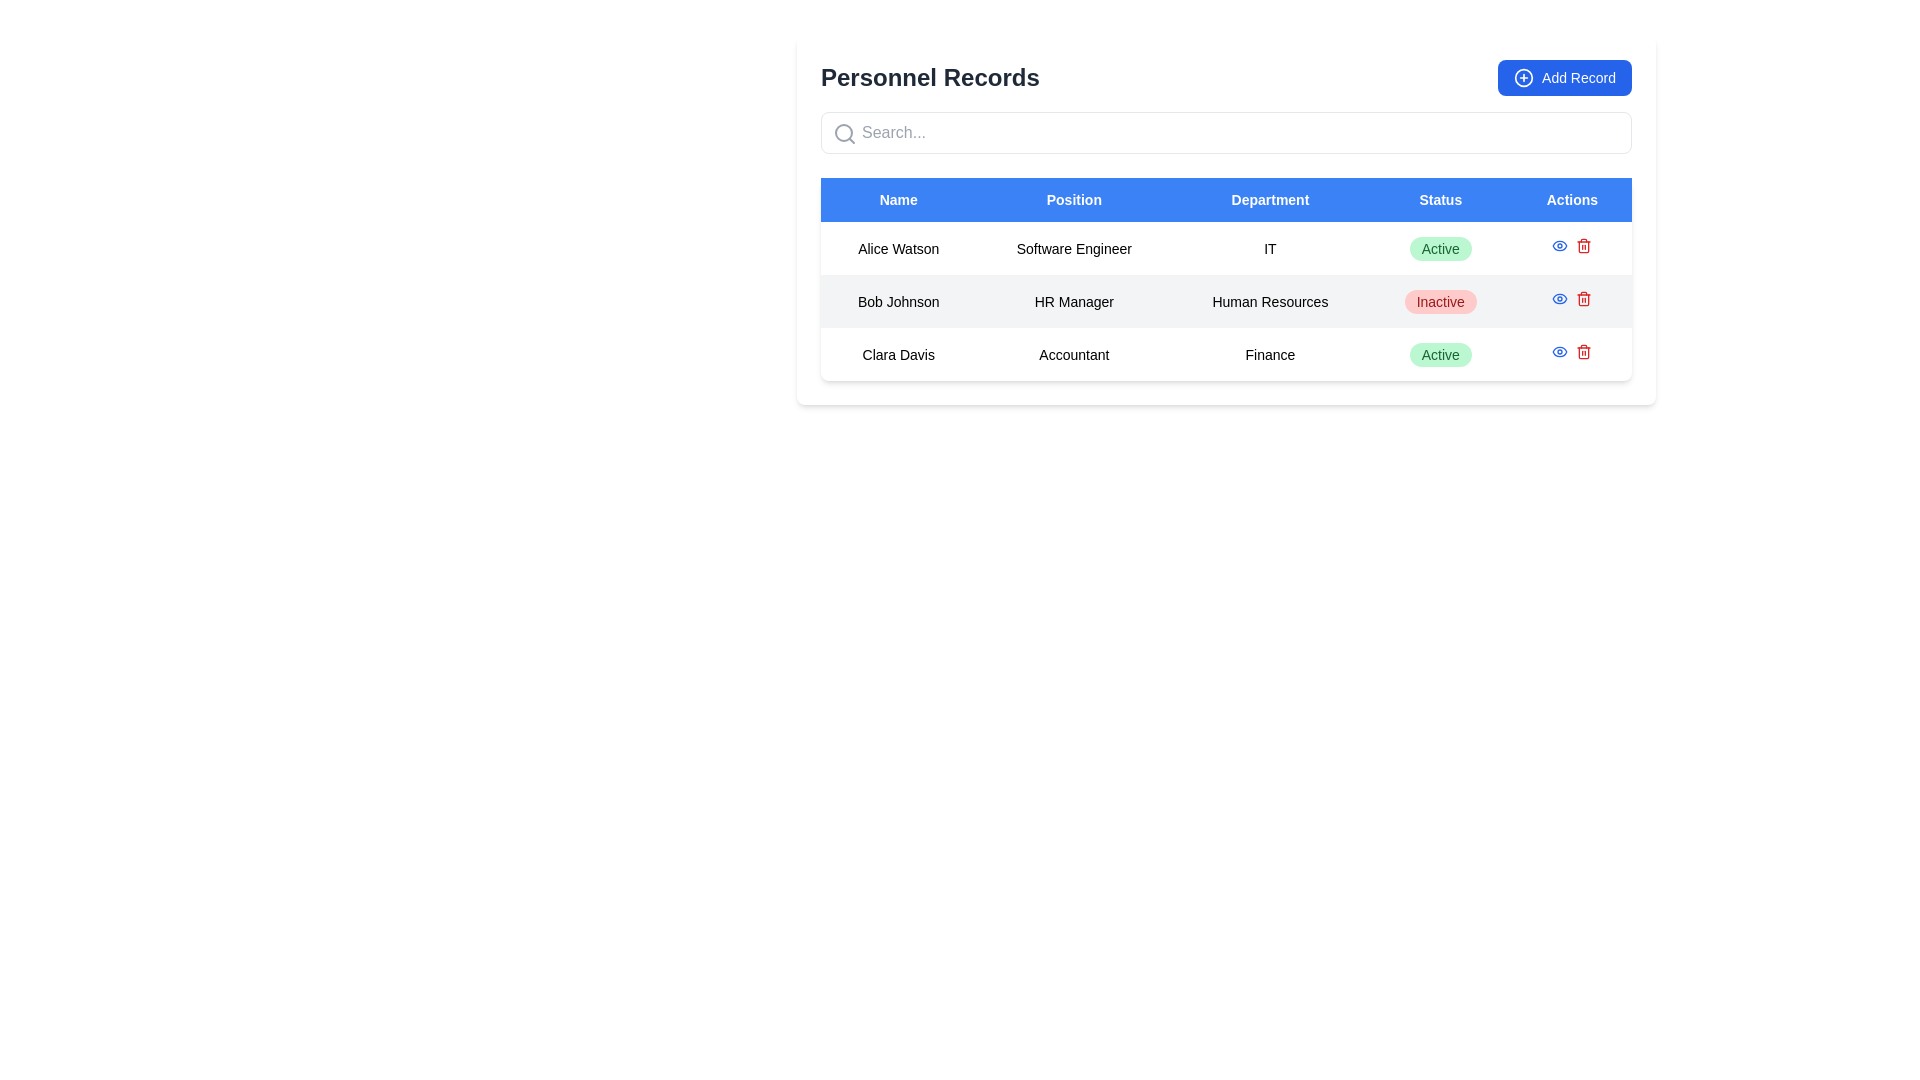 This screenshot has width=1920, height=1080. Describe the element at coordinates (1269, 200) in the screenshot. I see `the 'Department' column header in the table, which is the third header positioned between 'Position' and 'Status'` at that location.